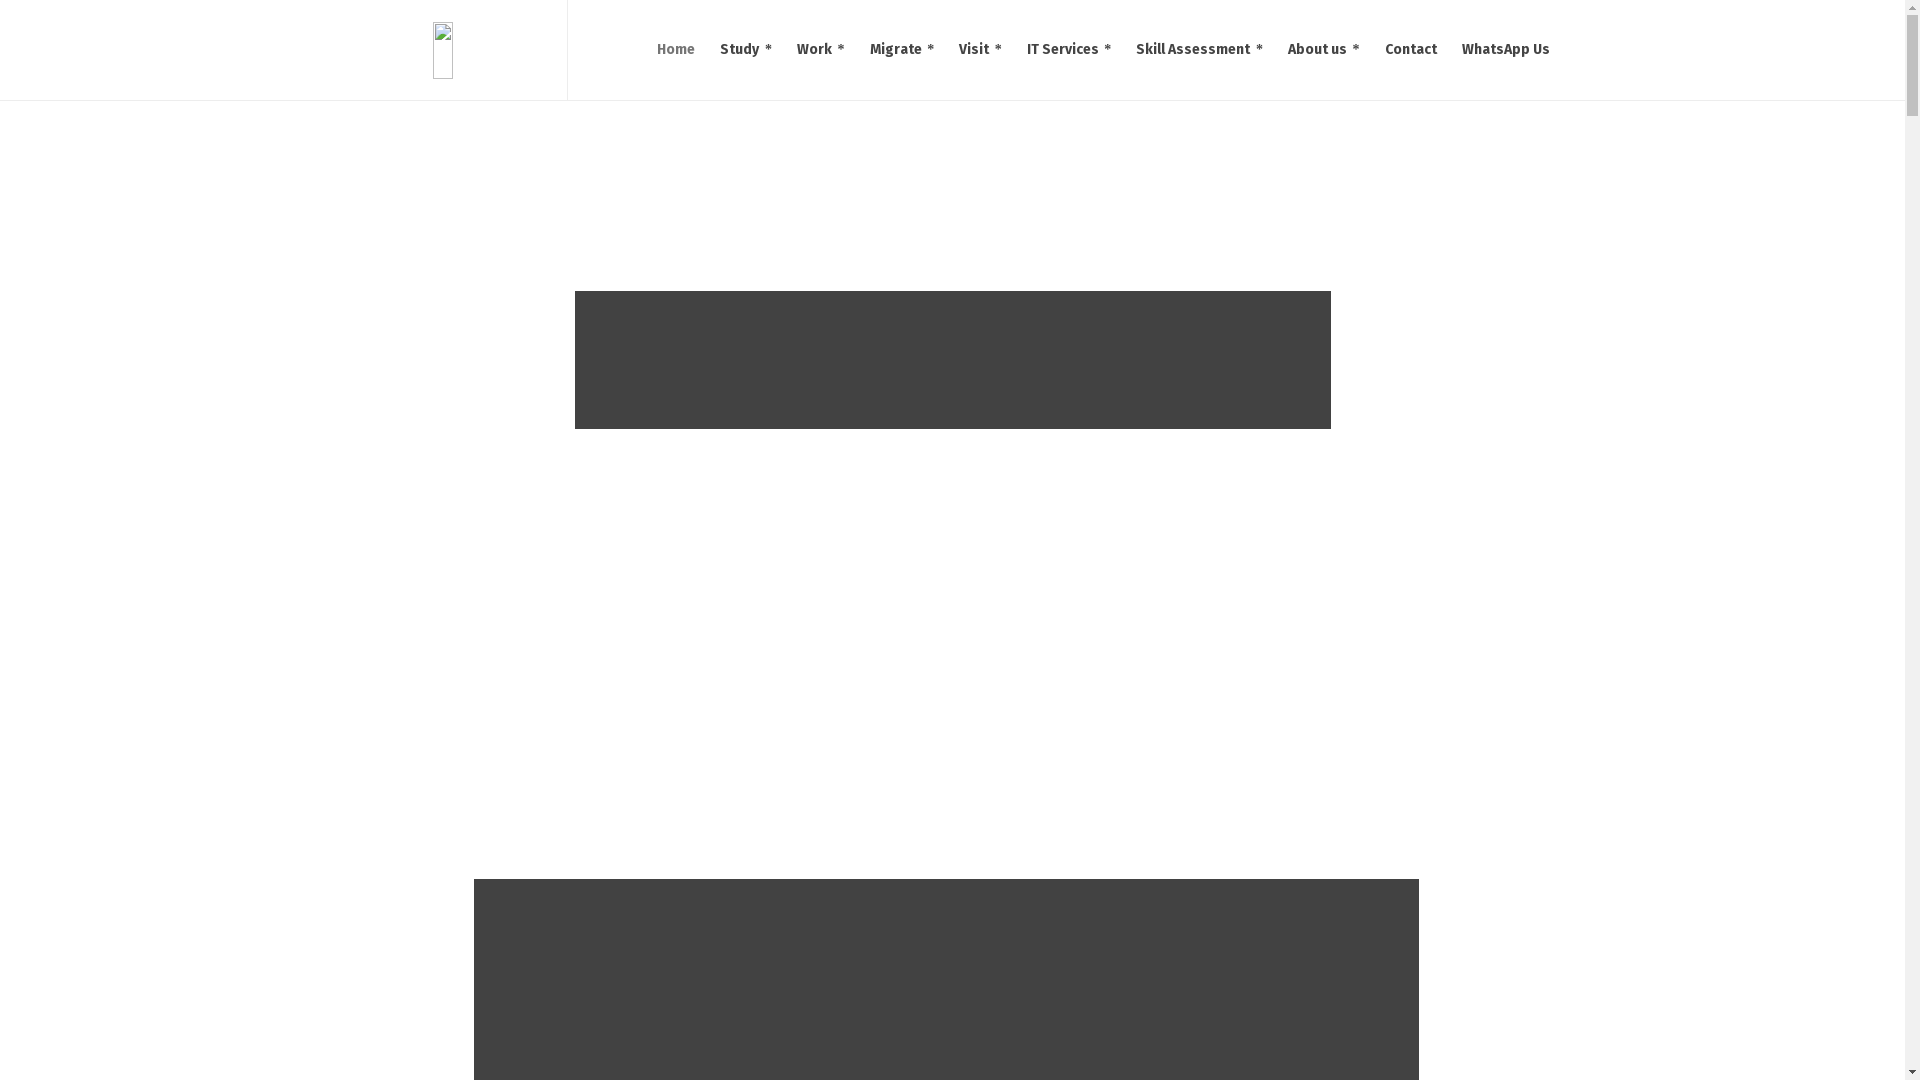 The width and height of the screenshot is (1920, 1080). What do you see at coordinates (676, 49) in the screenshot?
I see `'Home'` at bounding box center [676, 49].